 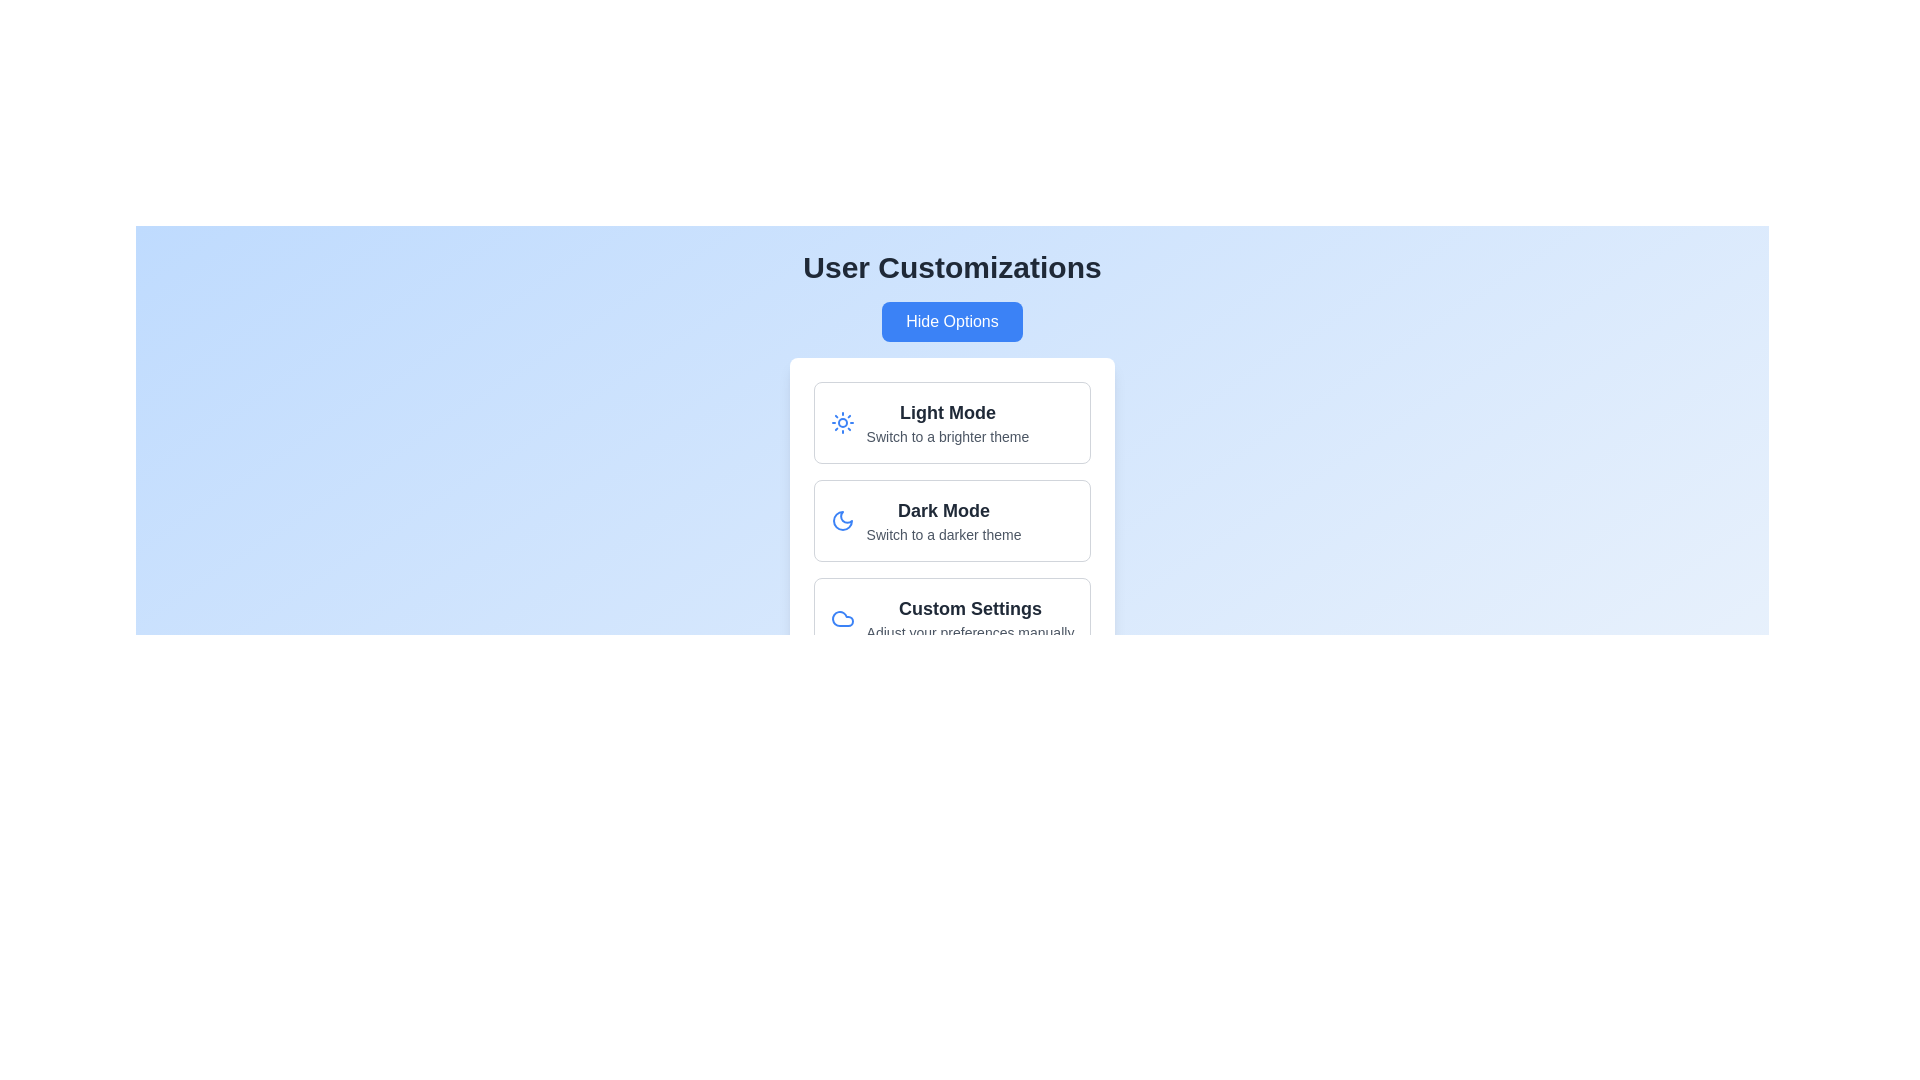 What do you see at coordinates (841, 617) in the screenshot?
I see `the icon representing Custom Settings to select it` at bounding box center [841, 617].